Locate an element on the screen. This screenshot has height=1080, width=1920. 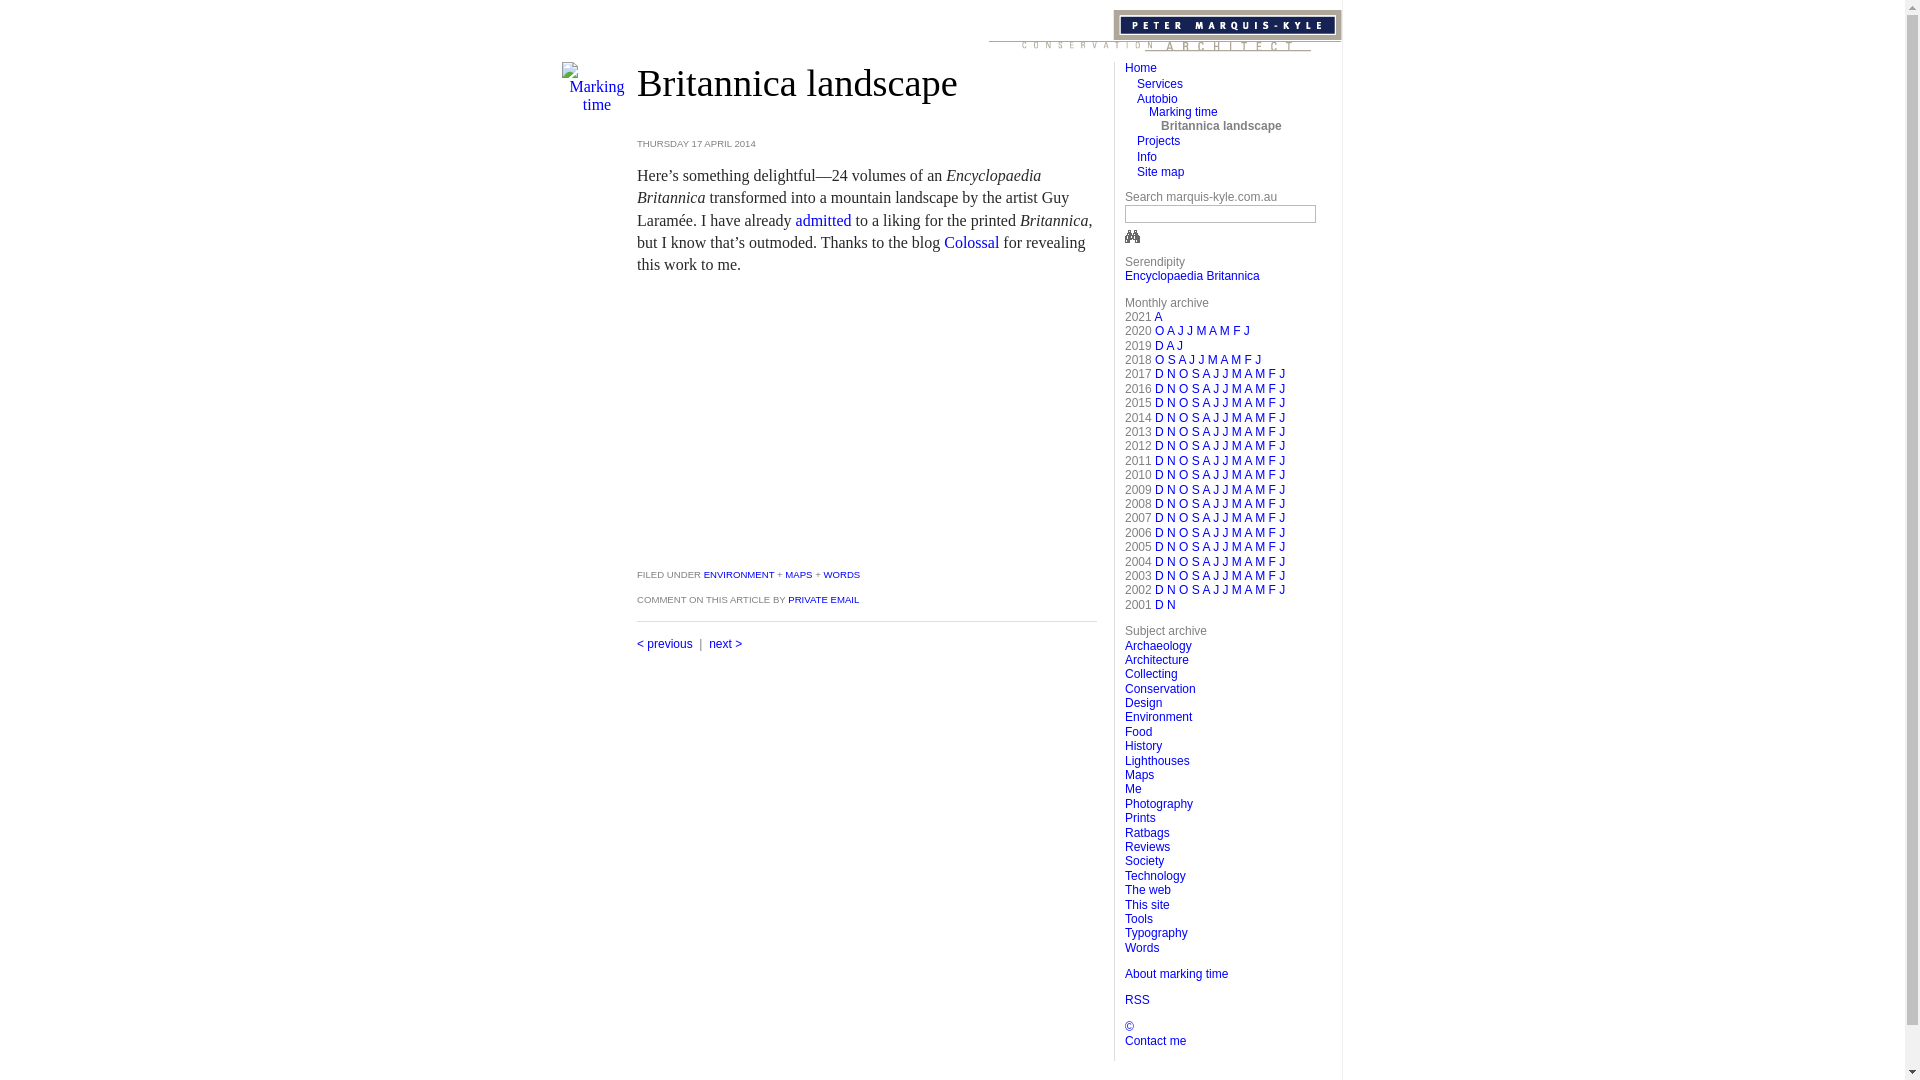
'M' is located at coordinates (1236, 489).